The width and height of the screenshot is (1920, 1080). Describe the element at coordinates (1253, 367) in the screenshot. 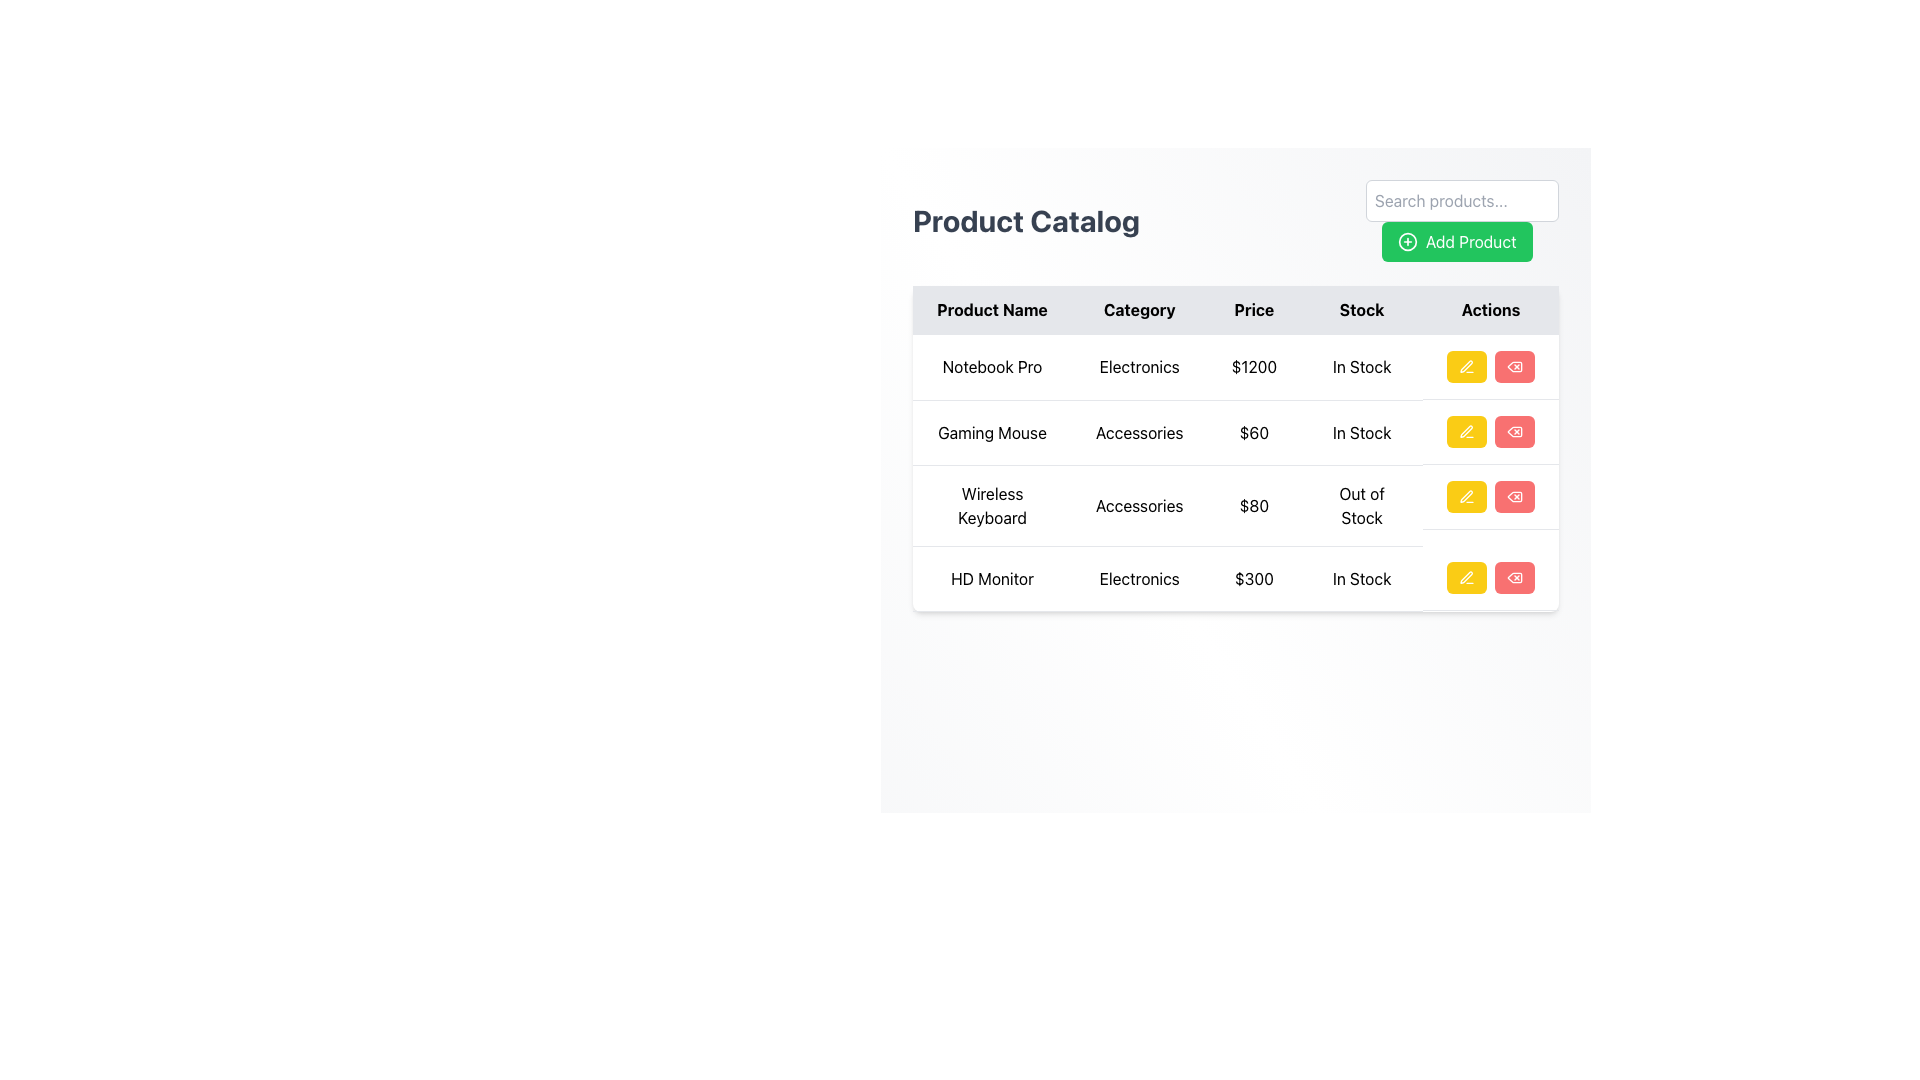

I see `the Text label displaying the price '$1200' for the product 'Notebook Pro' in the first row of the table` at that location.